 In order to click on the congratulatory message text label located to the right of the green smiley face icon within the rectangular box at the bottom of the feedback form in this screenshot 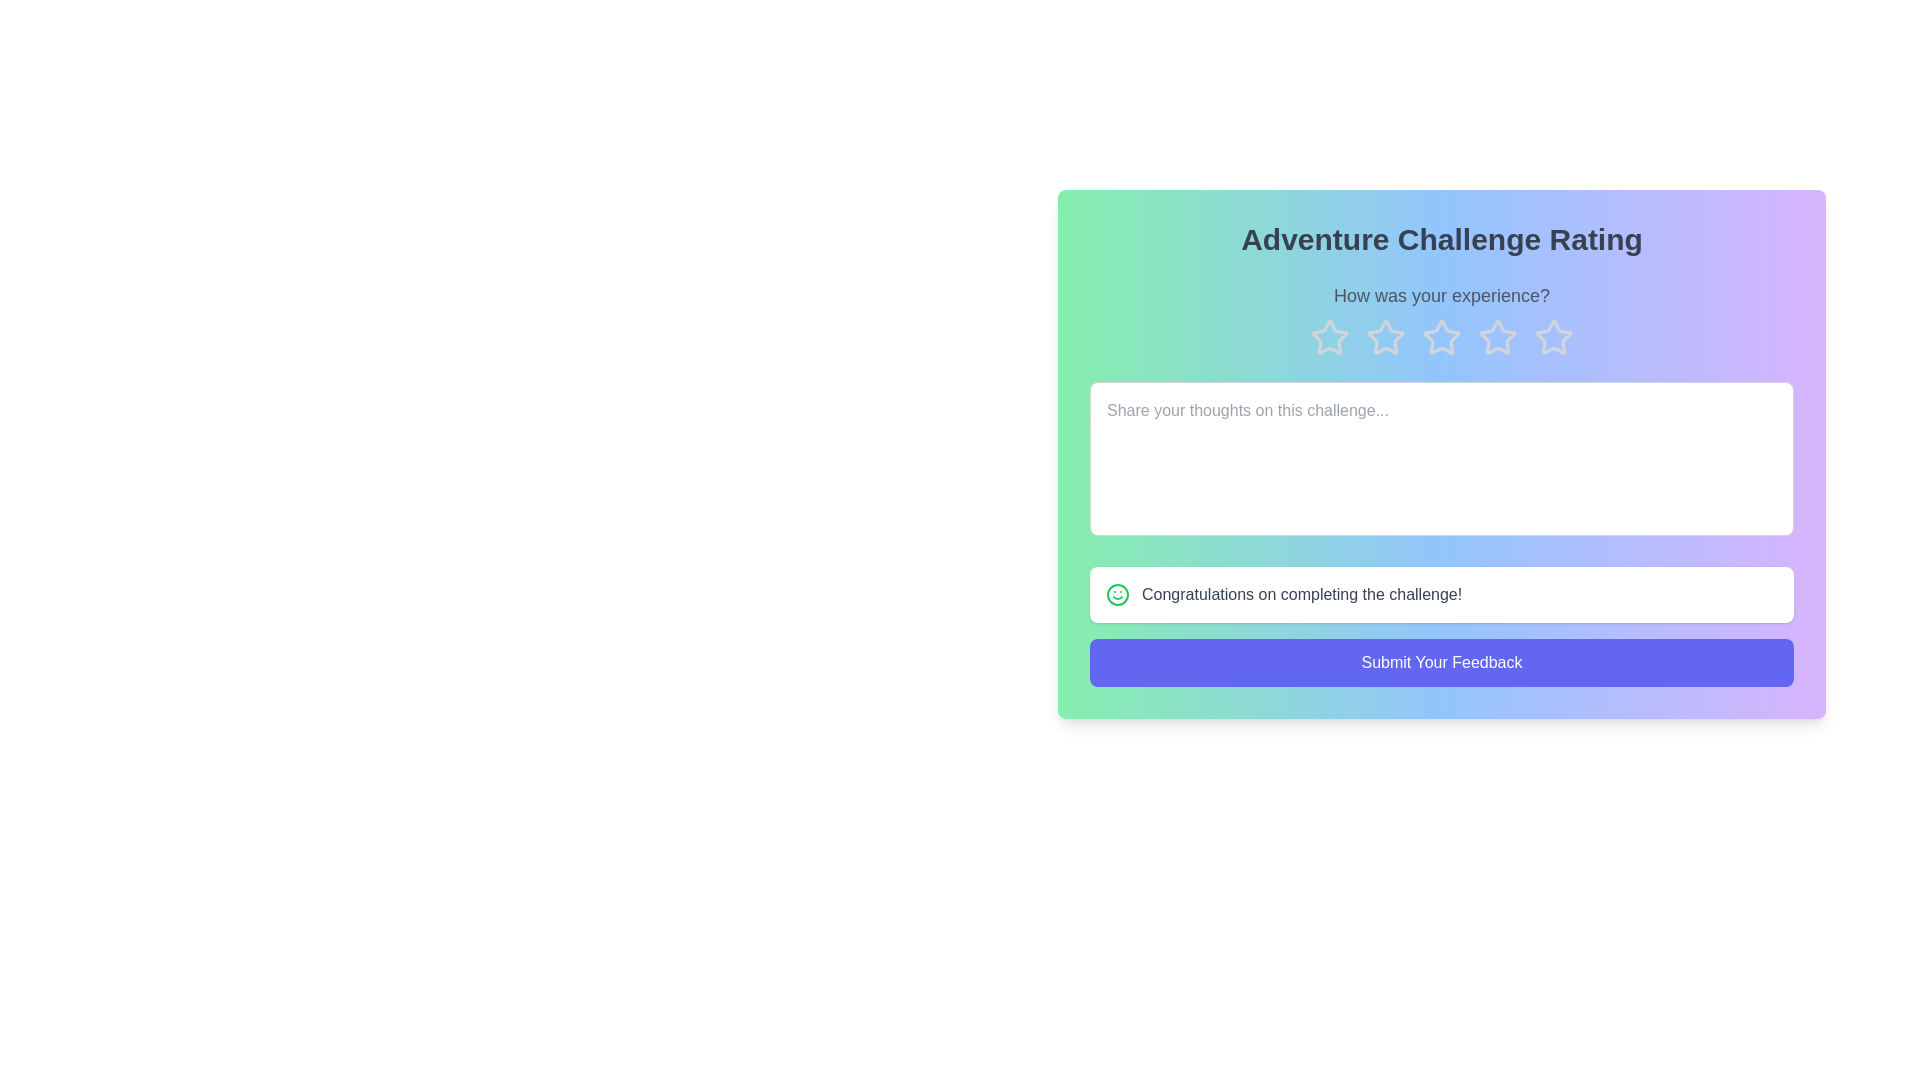, I will do `click(1302, 593)`.